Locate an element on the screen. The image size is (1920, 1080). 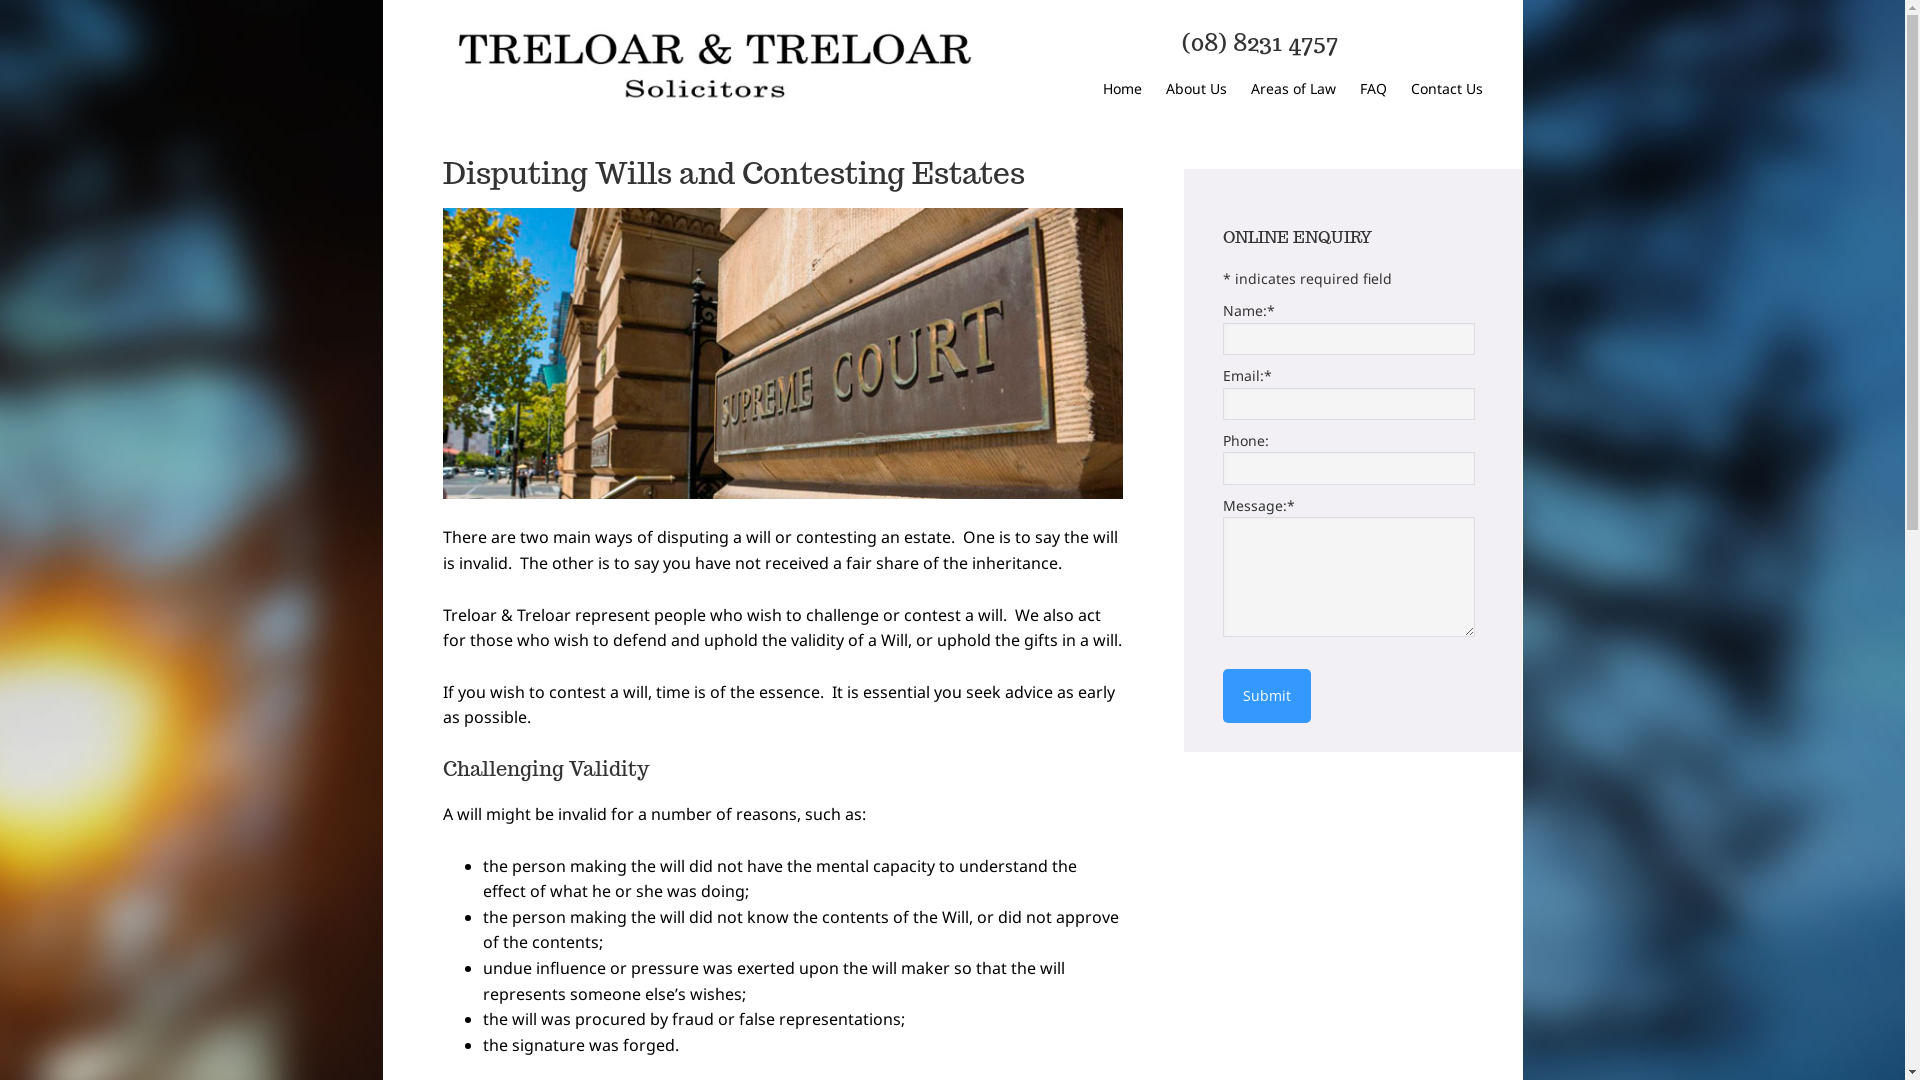
'FAQ' is located at coordinates (1372, 90).